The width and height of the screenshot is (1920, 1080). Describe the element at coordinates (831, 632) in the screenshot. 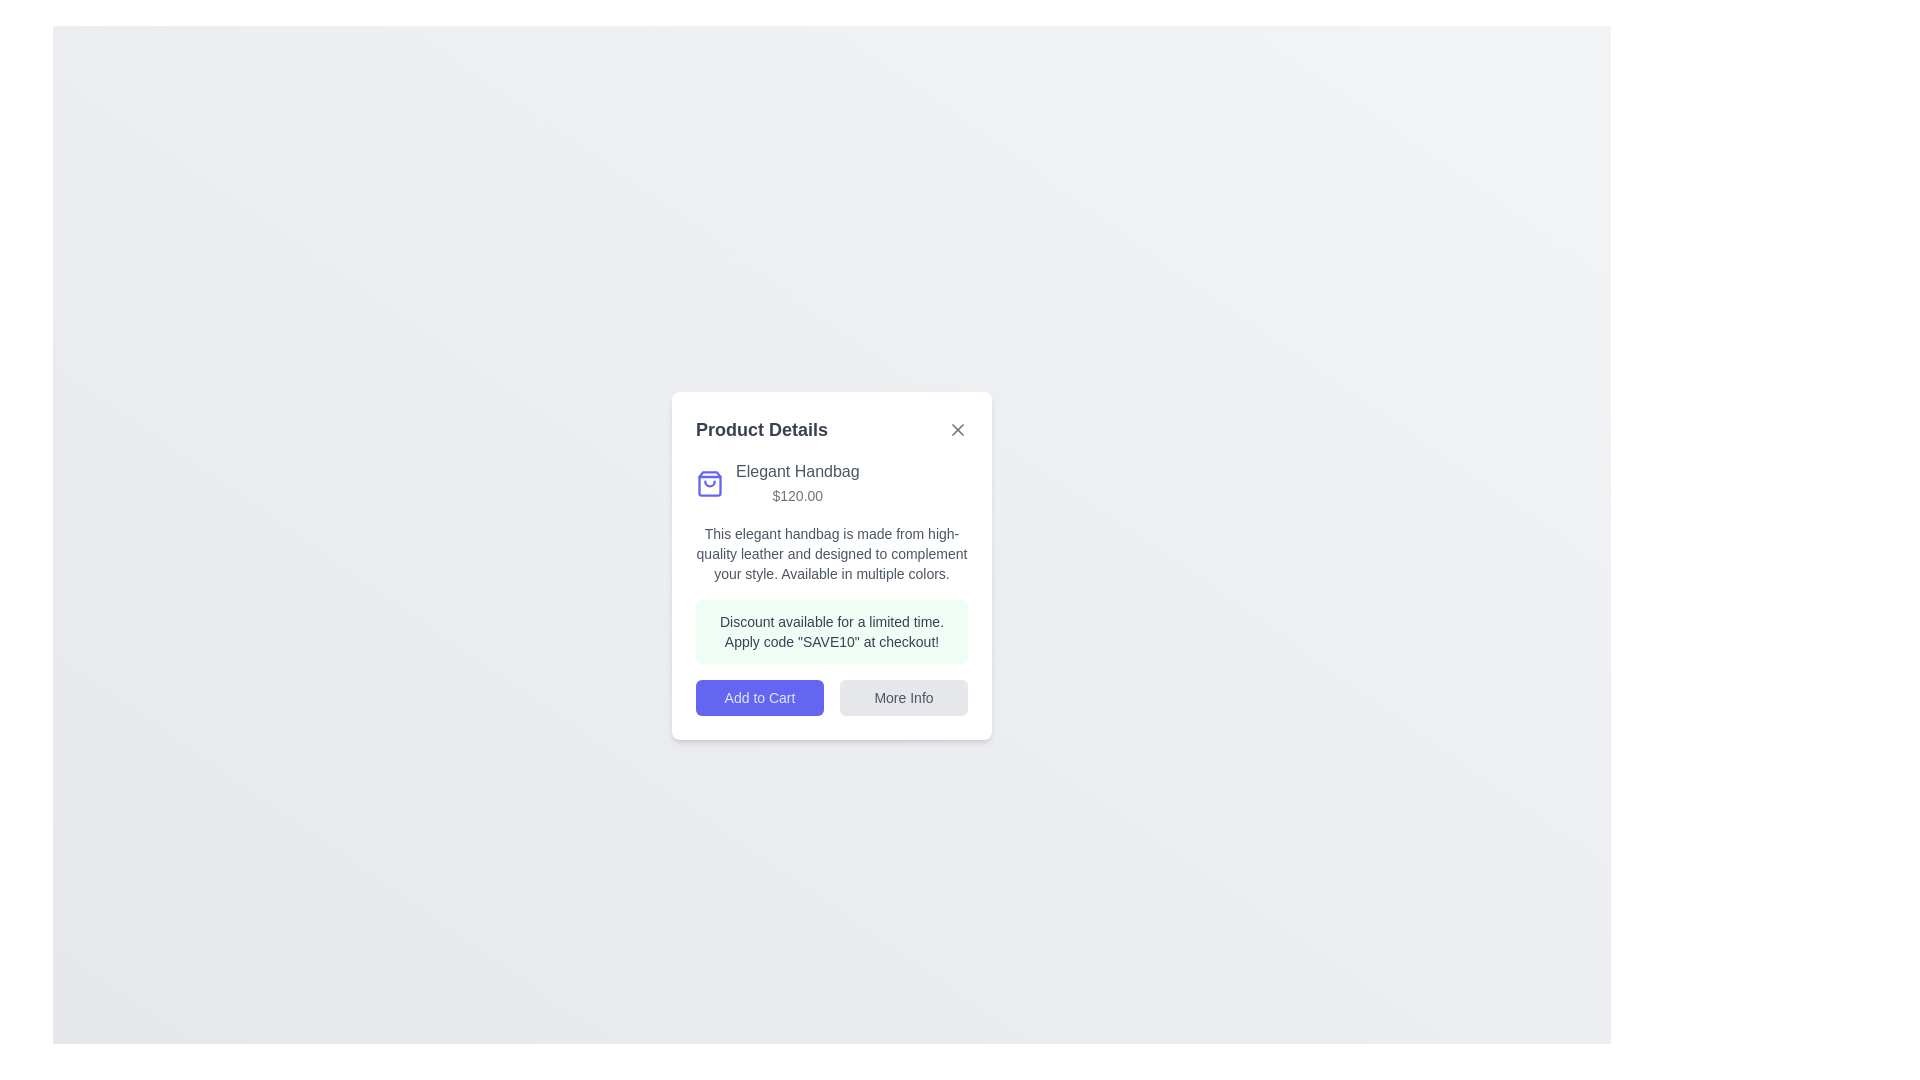

I see `the static informational alert box with a light green background that contains the message 'Discount available for a limited time. Apply code "SAVE10" at checkout!' in bold gray text, located near the bottom of the modal dialog titled 'Product Details'` at that location.